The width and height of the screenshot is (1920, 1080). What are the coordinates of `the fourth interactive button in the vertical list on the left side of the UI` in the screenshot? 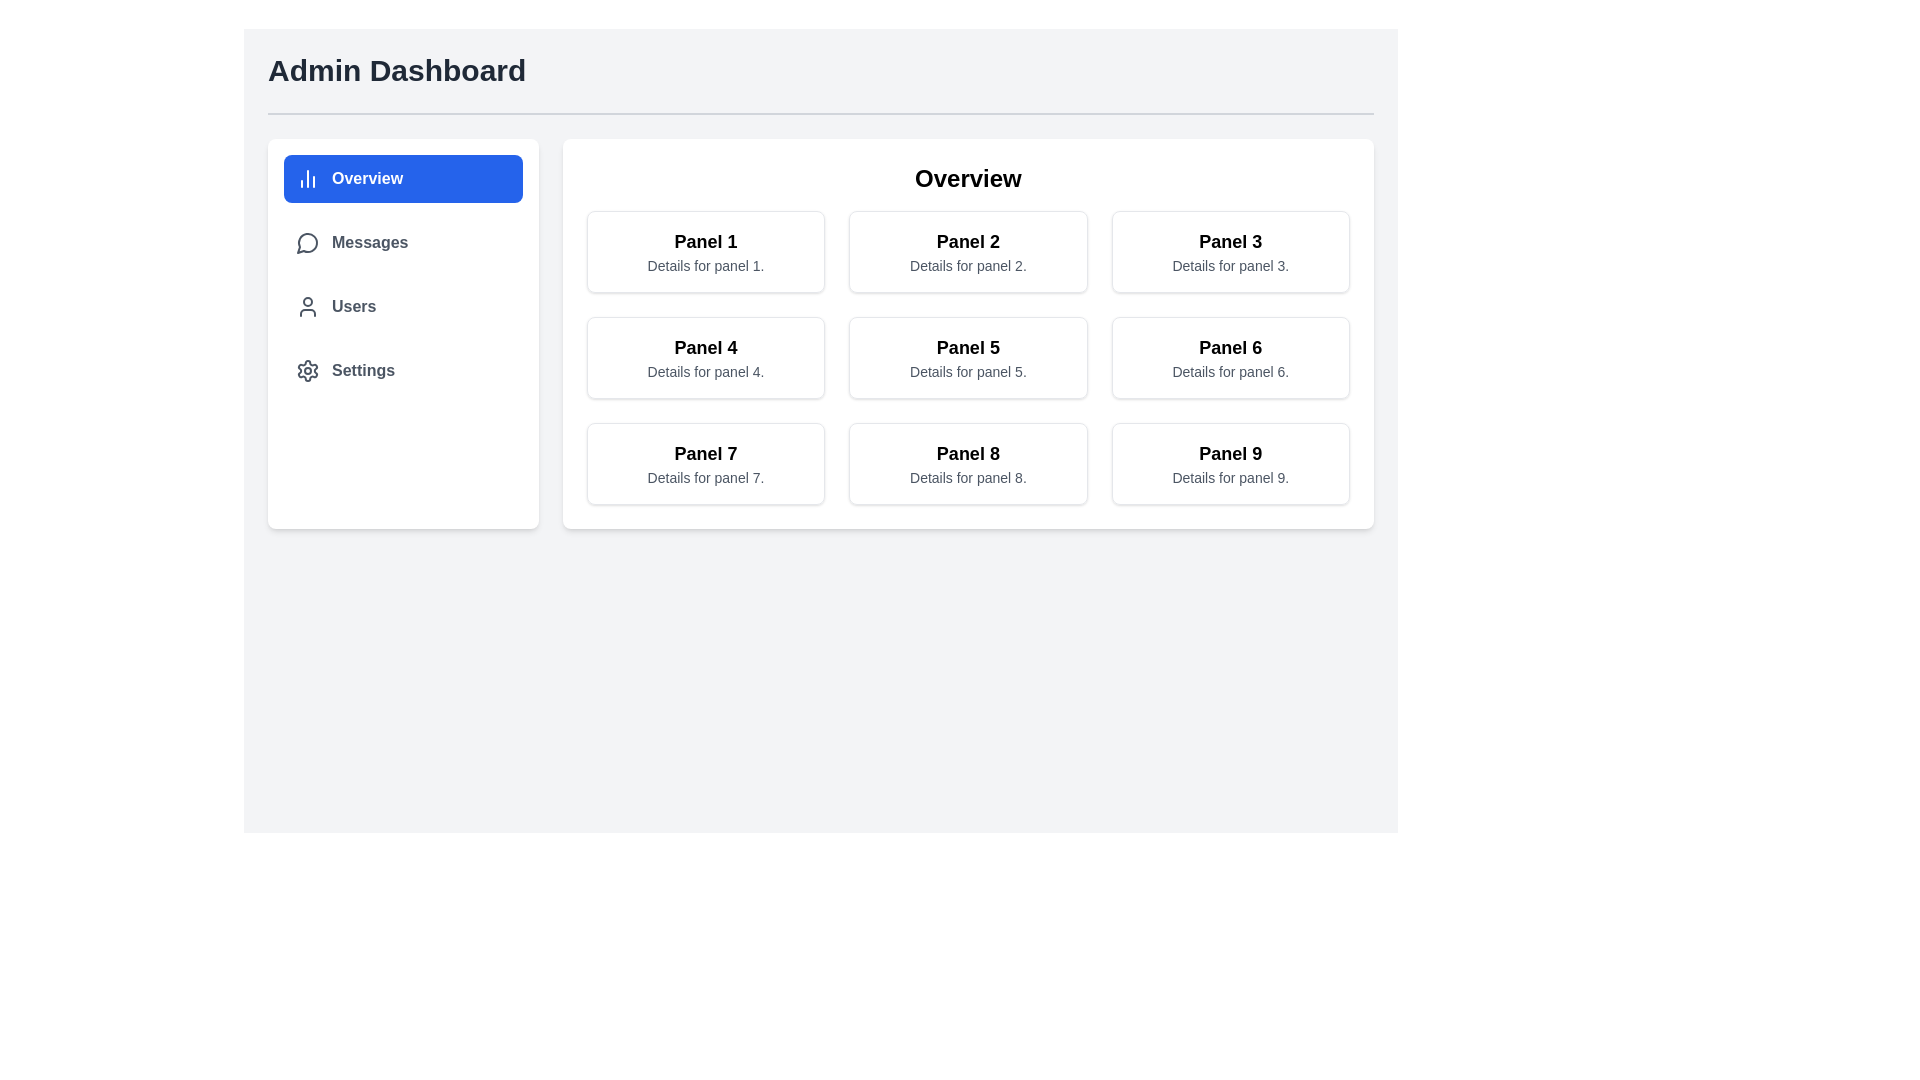 It's located at (402, 370).